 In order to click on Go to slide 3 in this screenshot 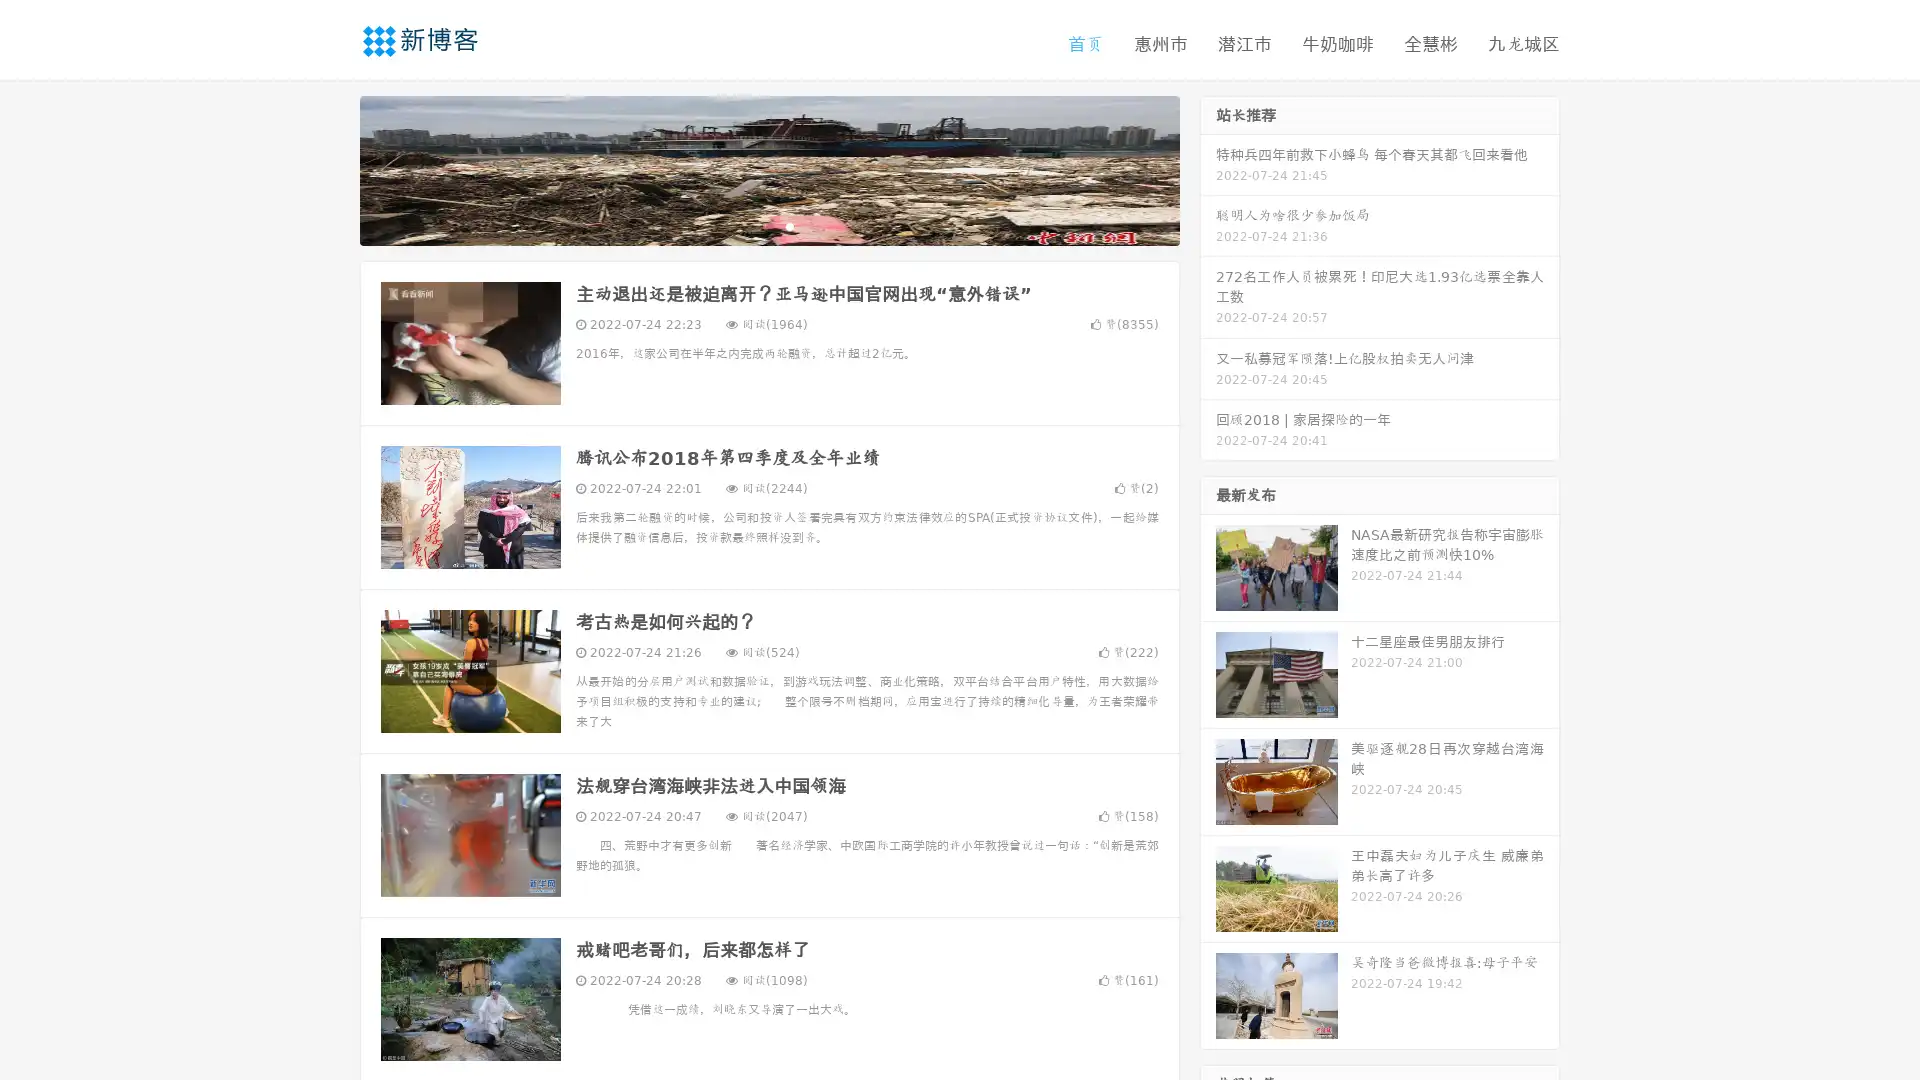, I will do `click(789, 225)`.